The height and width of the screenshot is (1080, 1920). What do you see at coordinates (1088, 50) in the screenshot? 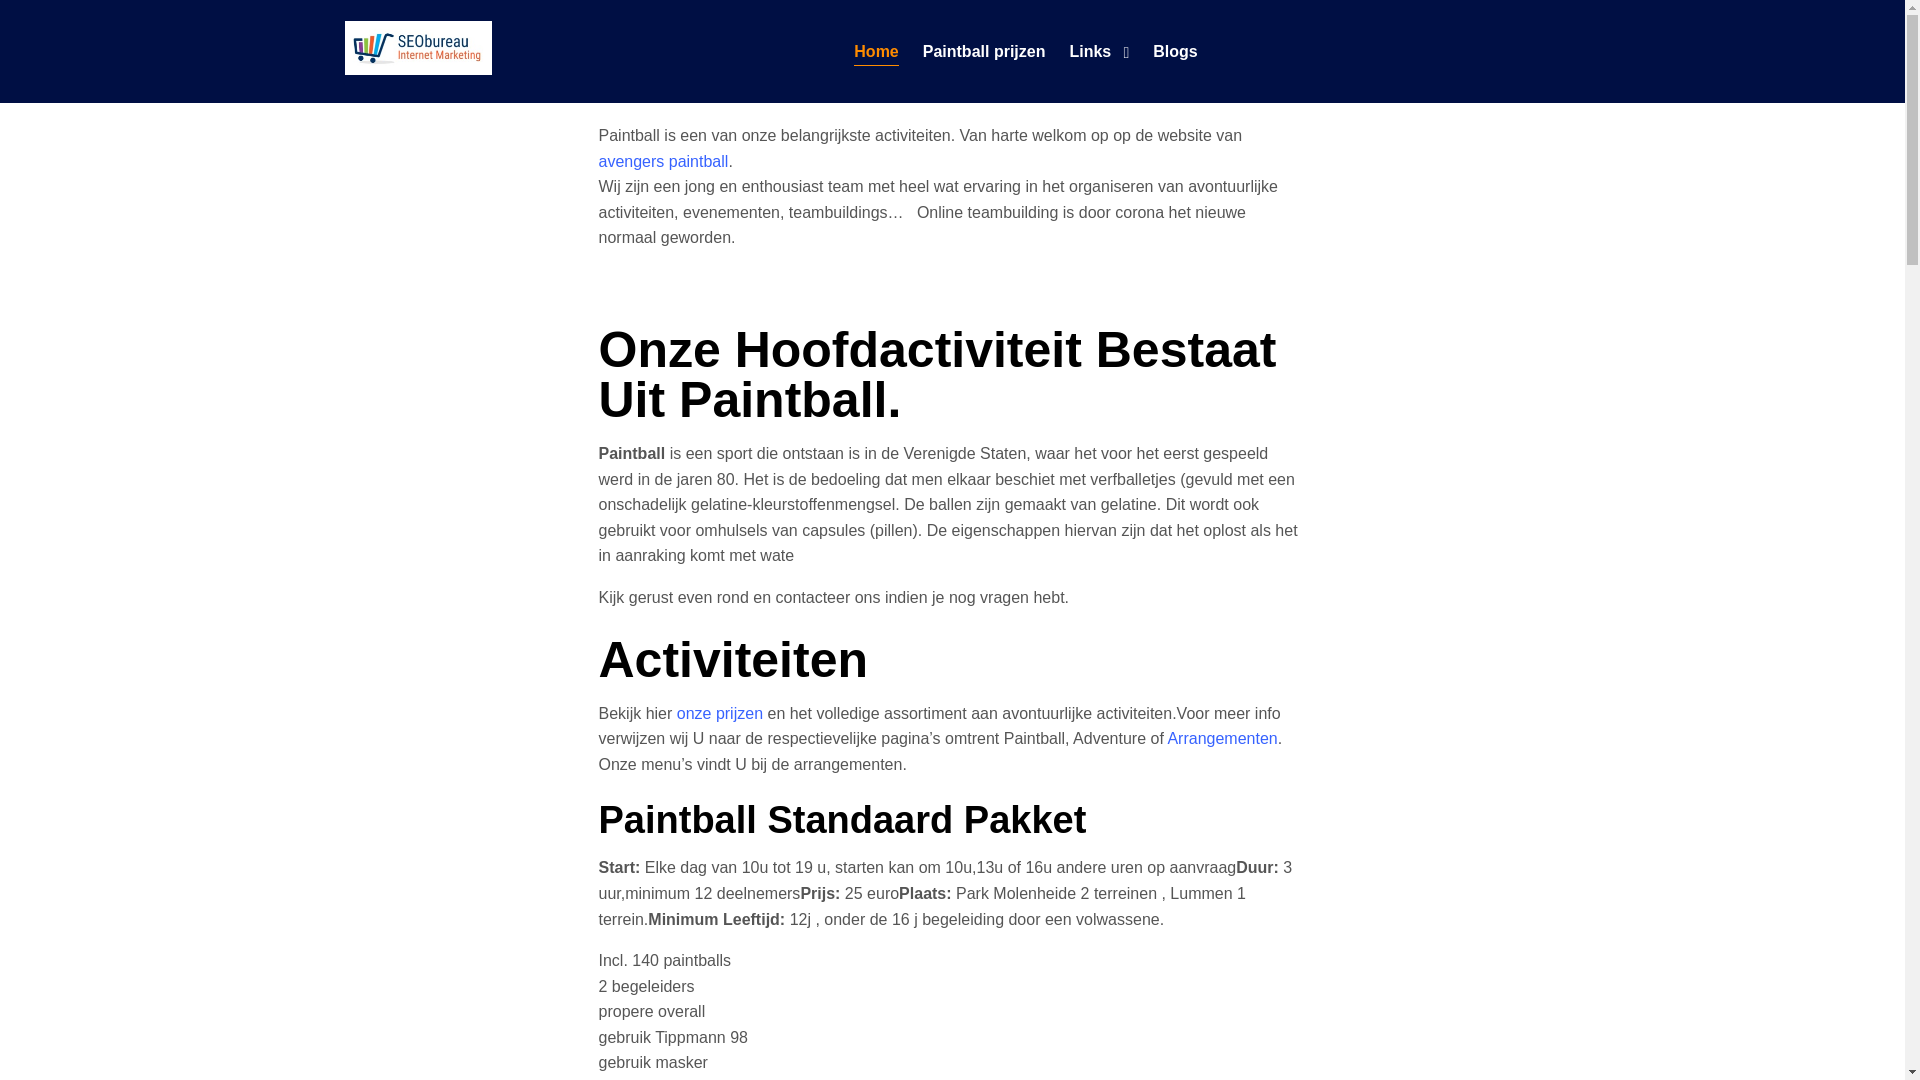
I see `'Links'` at bounding box center [1088, 50].